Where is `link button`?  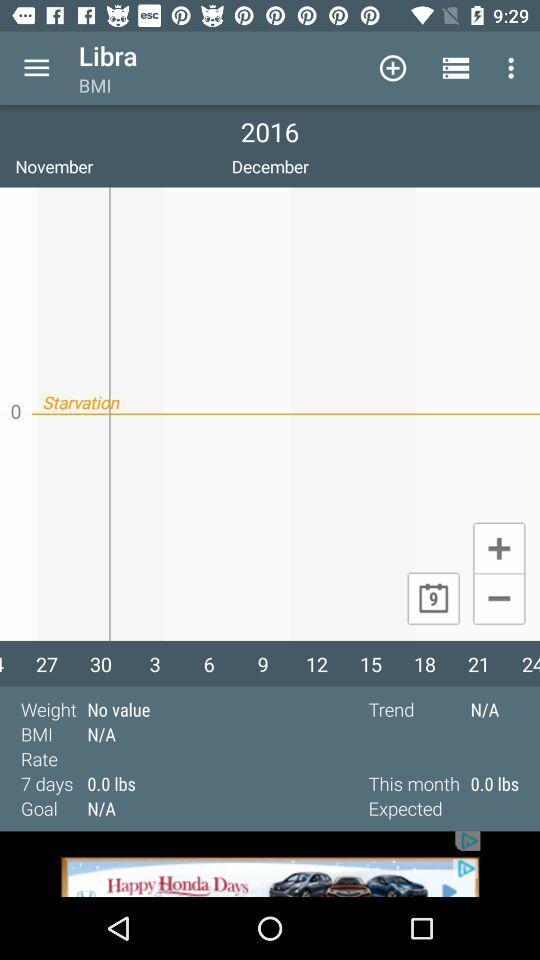
link button is located at coordinates (270, 863).